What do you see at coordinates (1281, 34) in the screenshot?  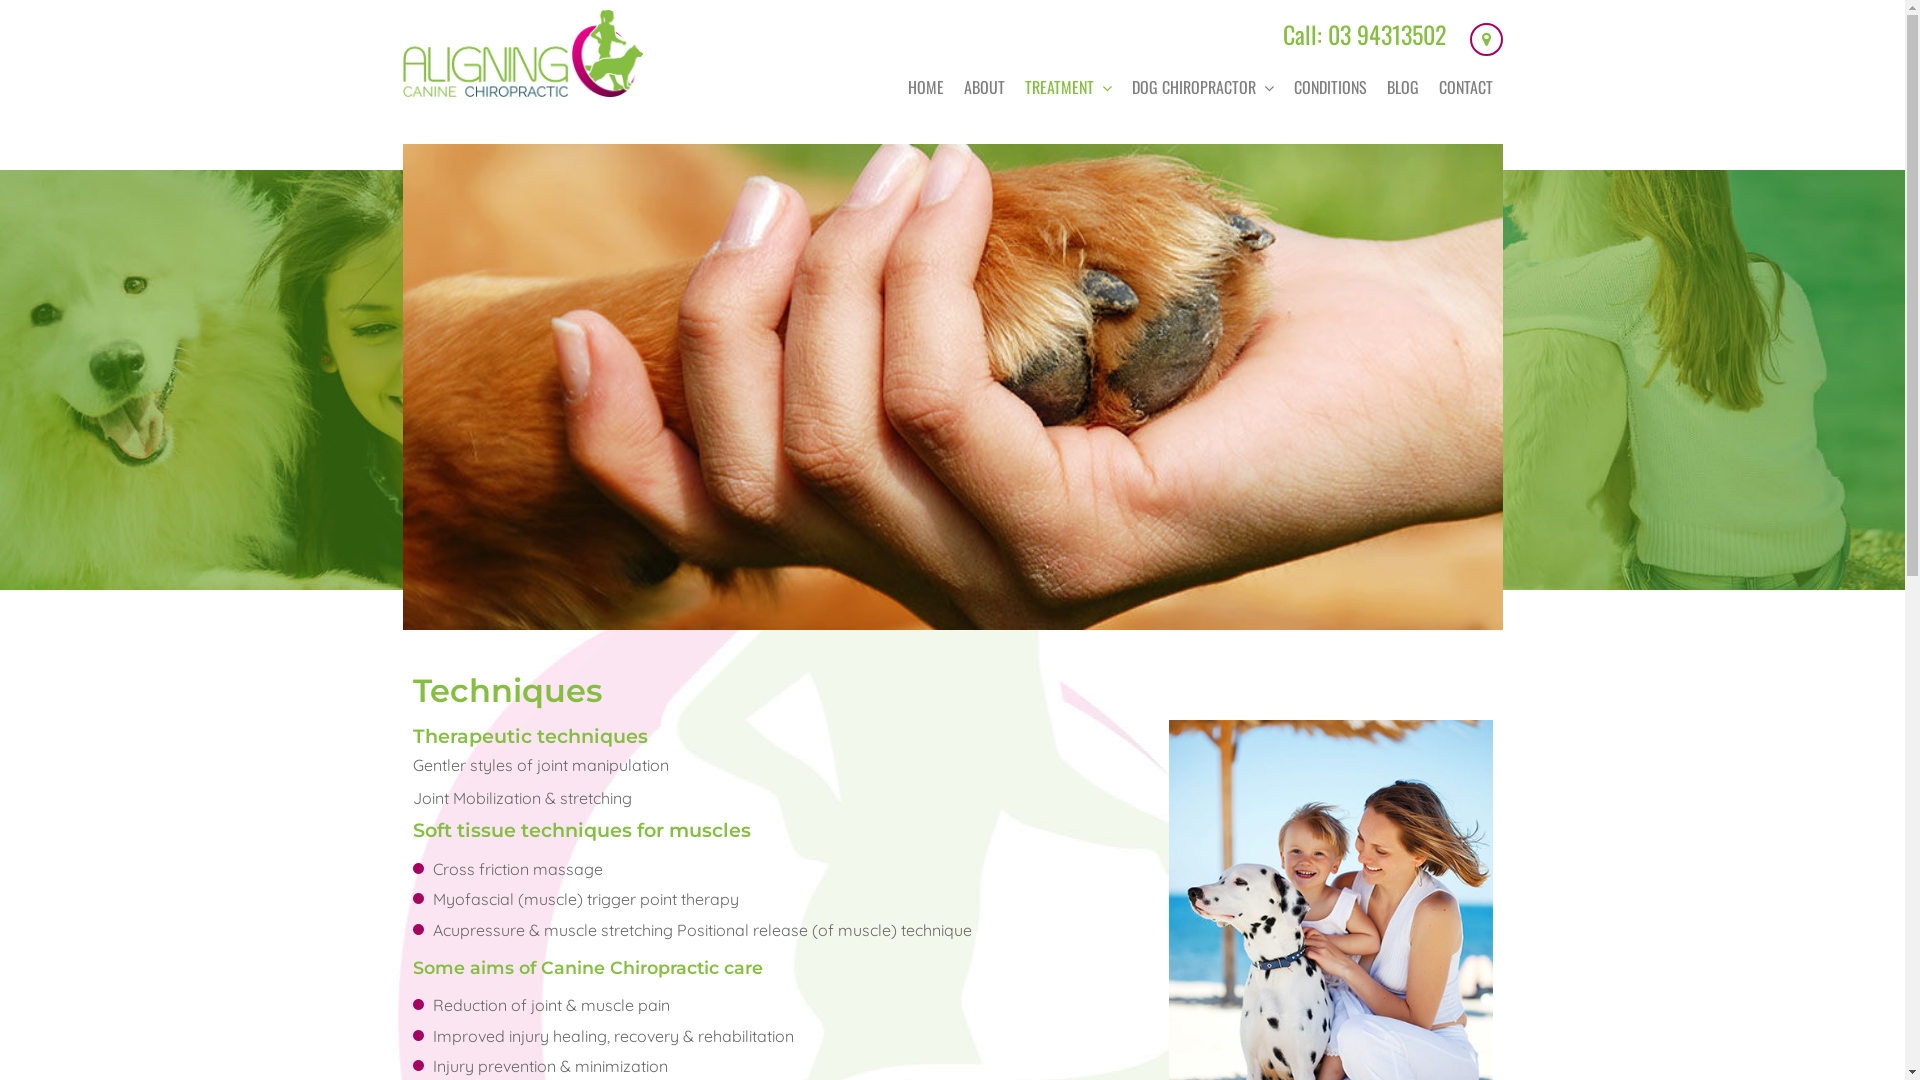 I see `'Call: 03 94313502'` at bounding box center [1281, 34].